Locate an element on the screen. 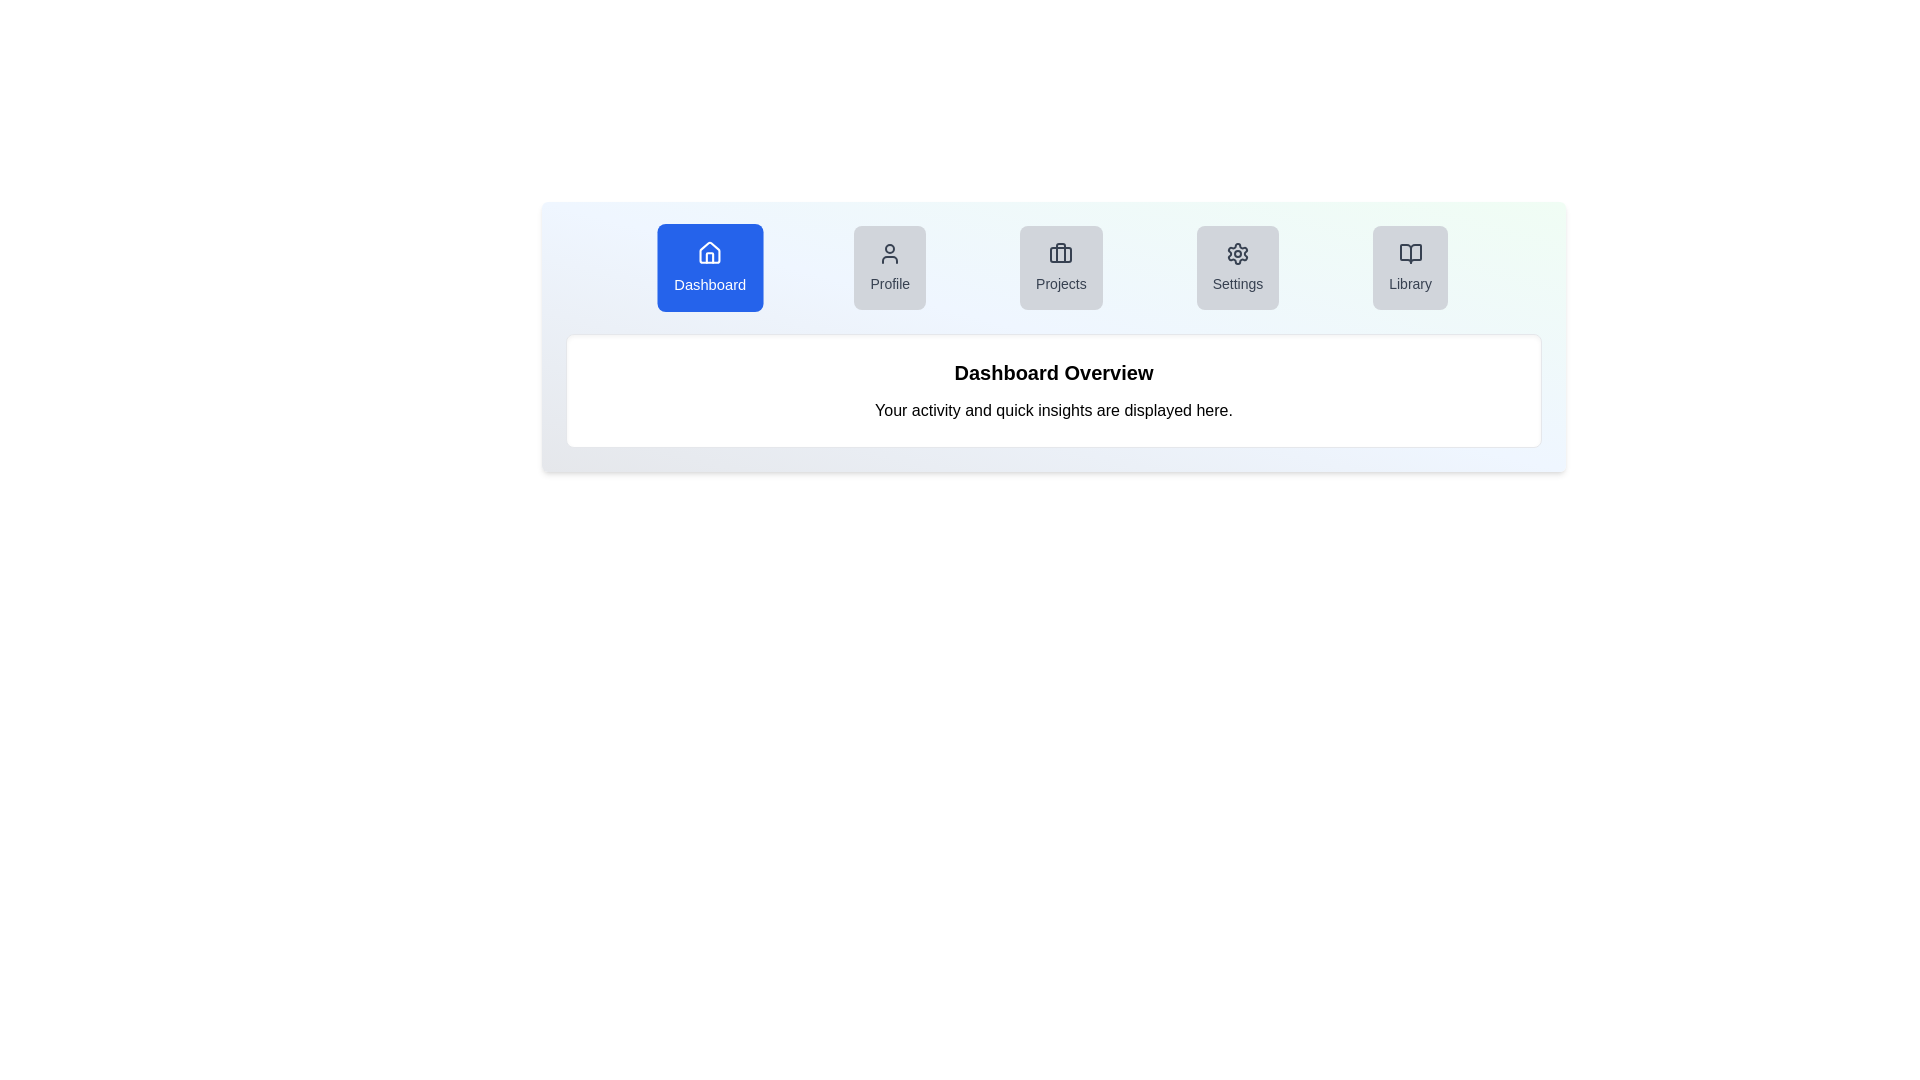 The height and width of the screenshot is (1080, 1920). the 'Projects' button with a briefcase icon, which is the third button in a horizontal row of five buttons is located at coordinates (1053, 266).